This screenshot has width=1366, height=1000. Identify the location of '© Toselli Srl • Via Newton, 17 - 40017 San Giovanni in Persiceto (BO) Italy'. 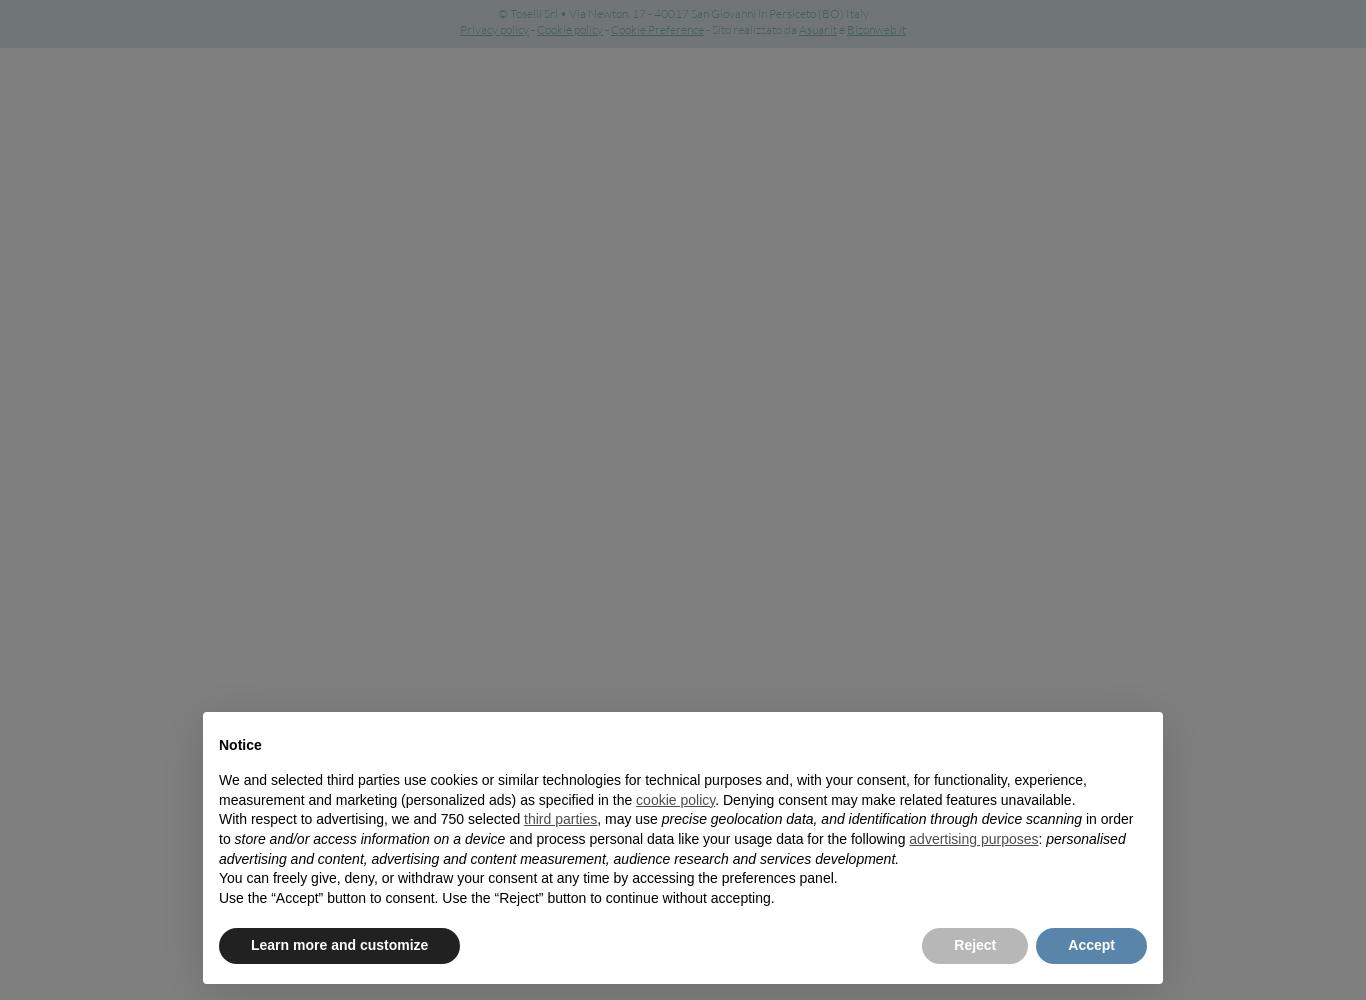
(496, 13).